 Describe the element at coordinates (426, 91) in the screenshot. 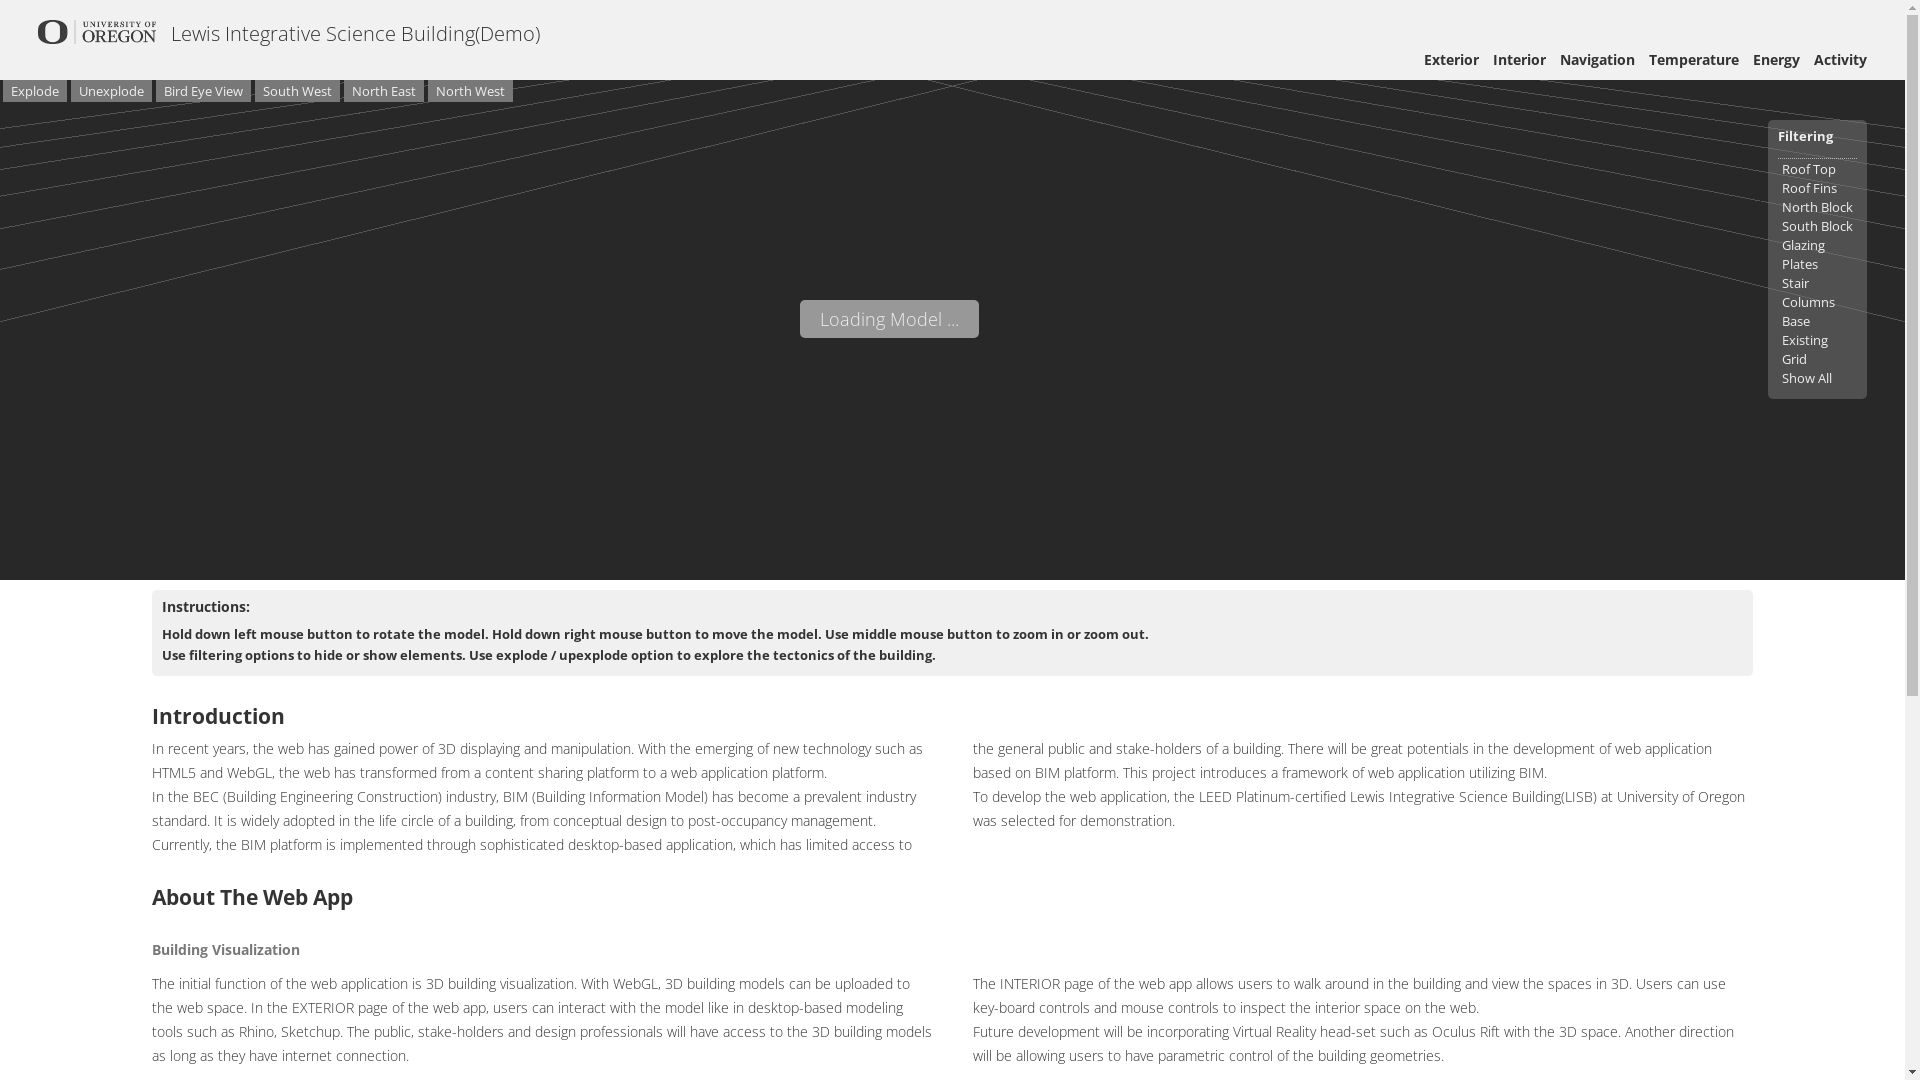

I see `'North West'` at that location.